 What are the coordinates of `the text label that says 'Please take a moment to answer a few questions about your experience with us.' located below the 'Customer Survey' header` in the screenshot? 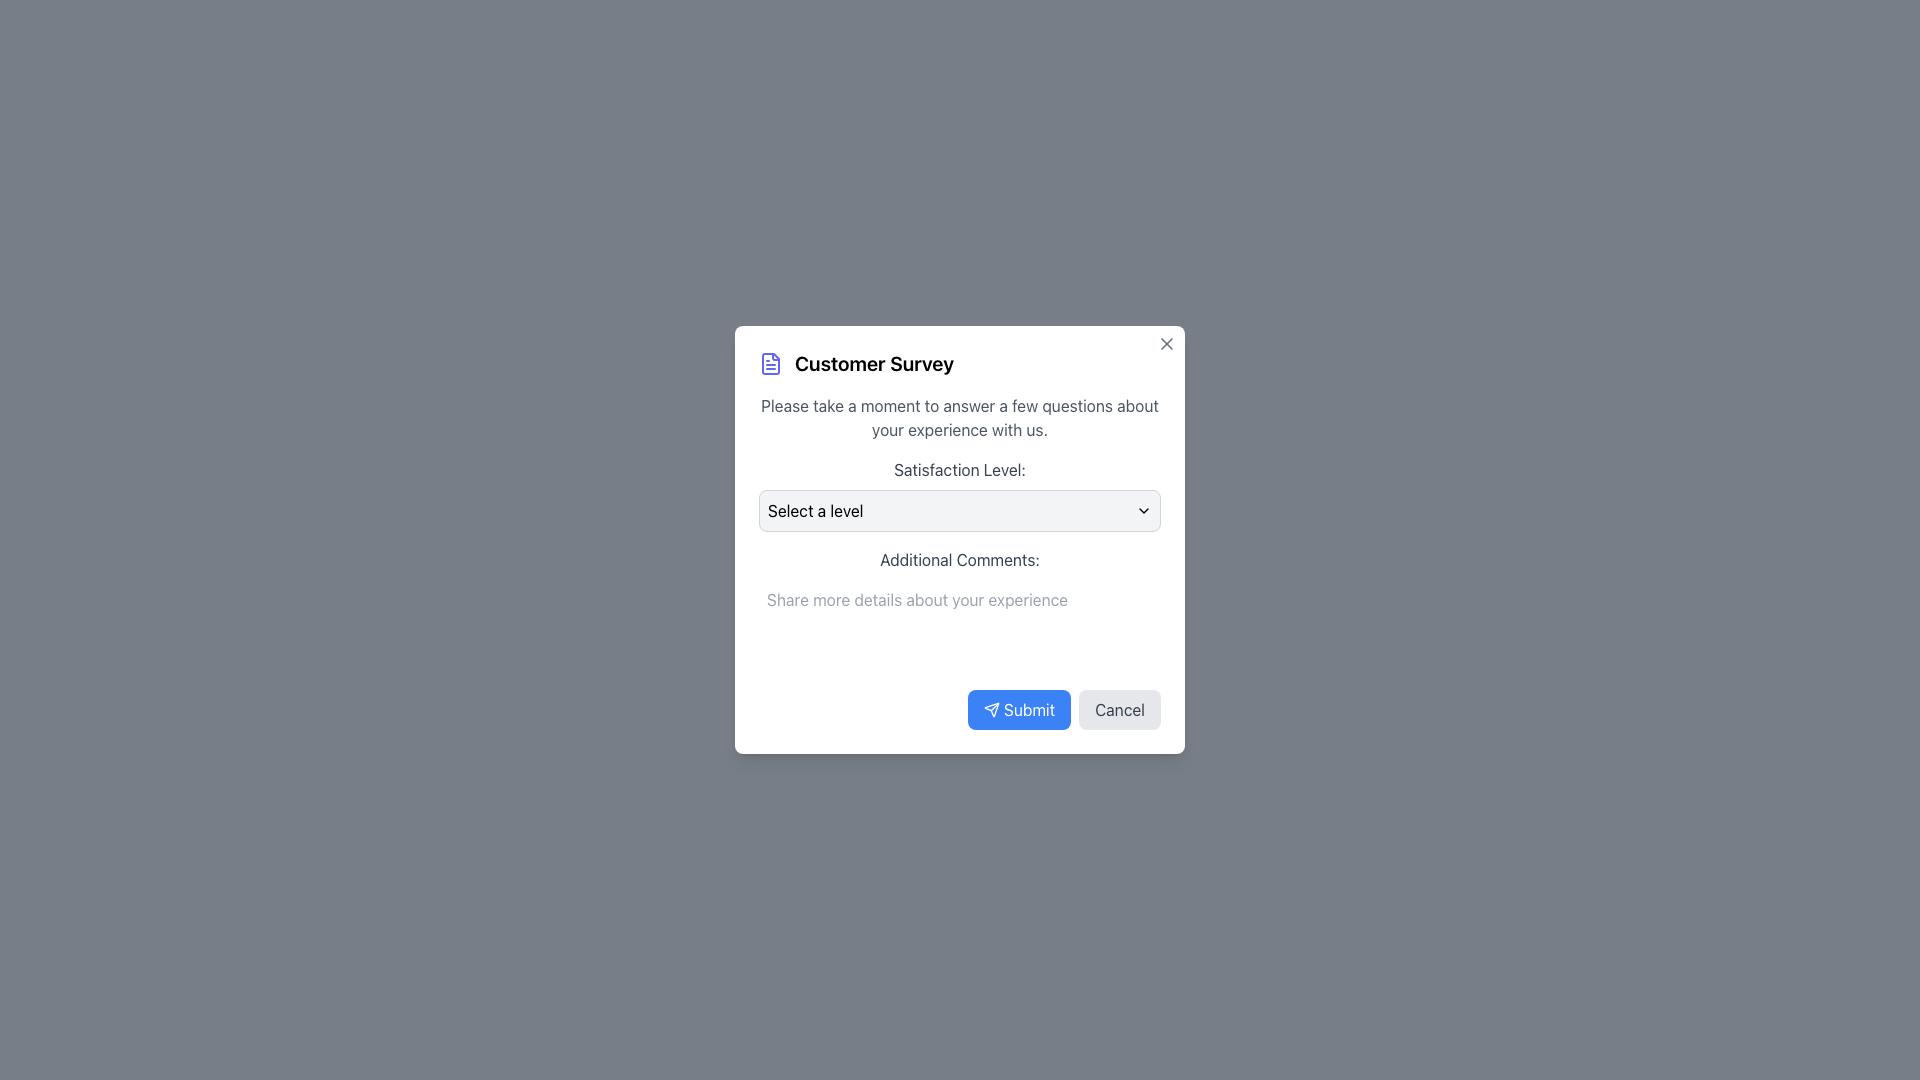 It's located at (960, 416).